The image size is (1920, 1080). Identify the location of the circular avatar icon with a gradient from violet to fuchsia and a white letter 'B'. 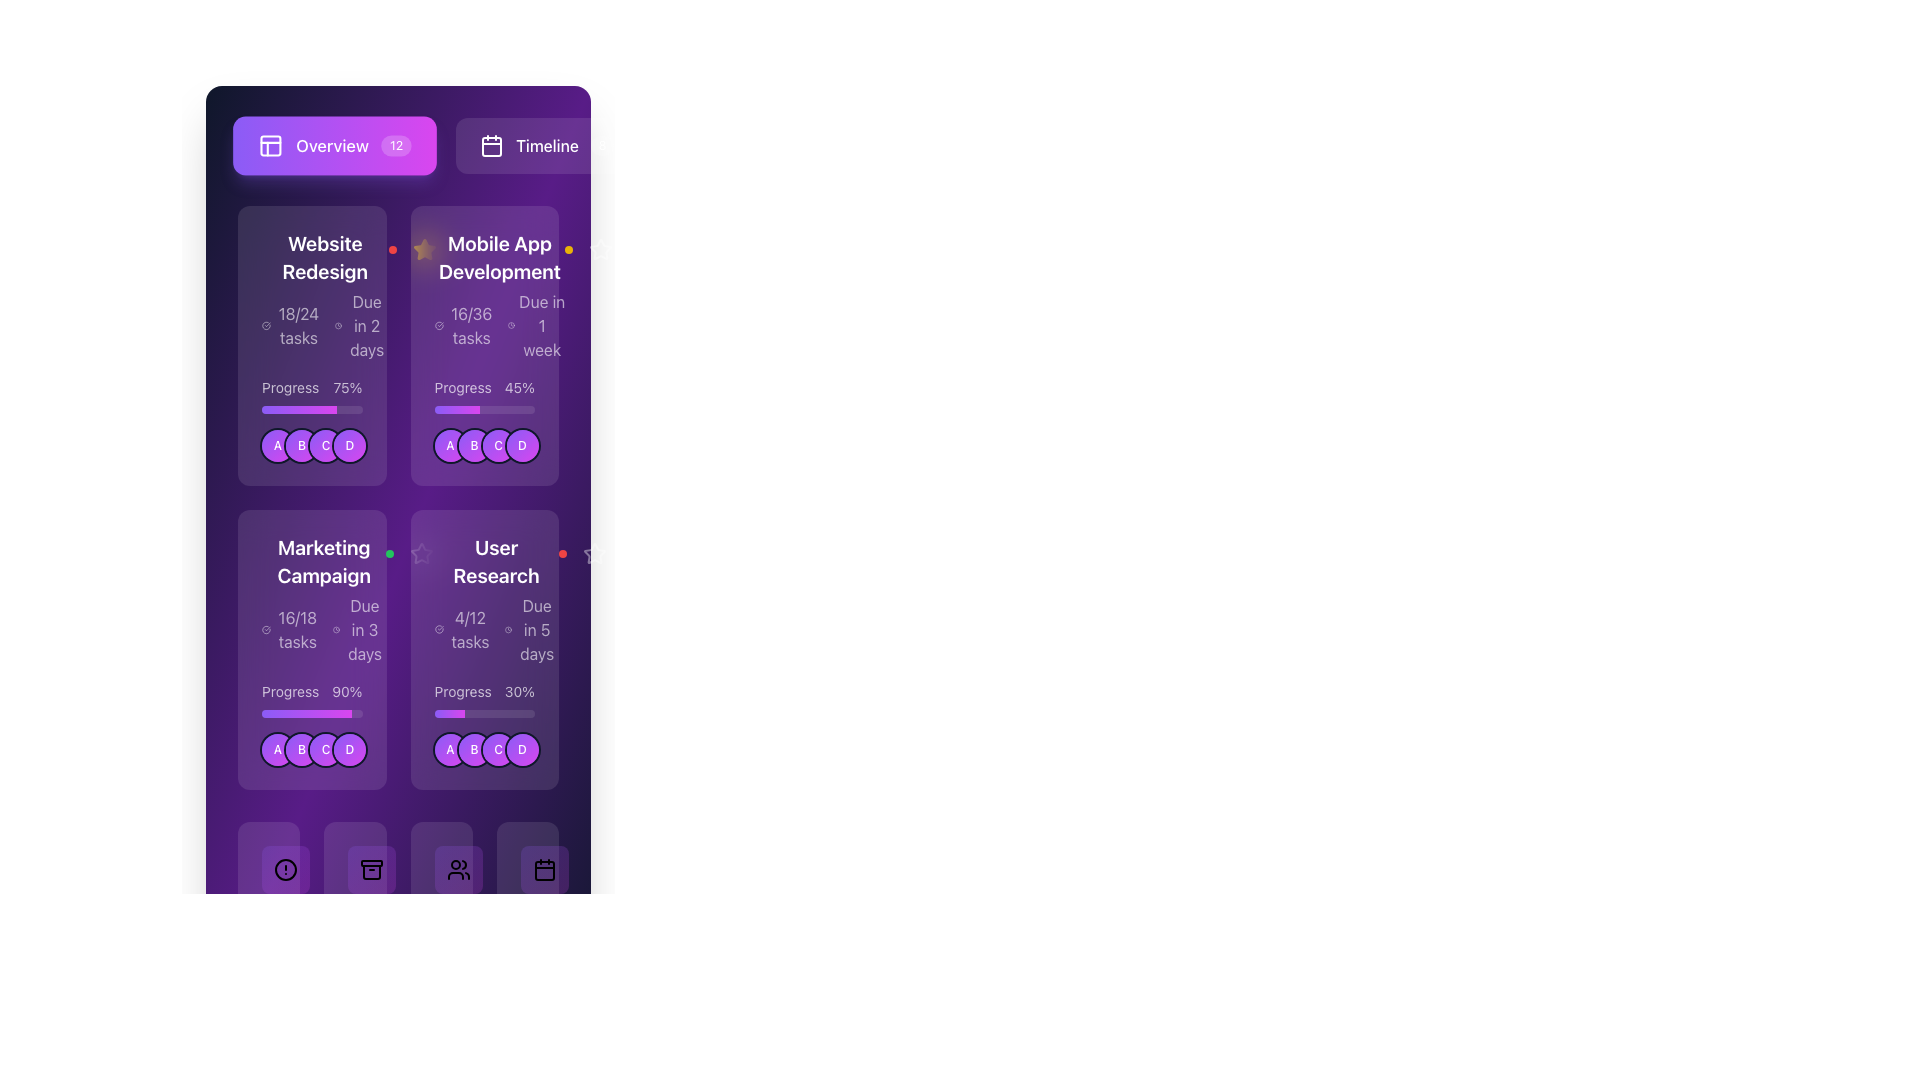
(473, 749).